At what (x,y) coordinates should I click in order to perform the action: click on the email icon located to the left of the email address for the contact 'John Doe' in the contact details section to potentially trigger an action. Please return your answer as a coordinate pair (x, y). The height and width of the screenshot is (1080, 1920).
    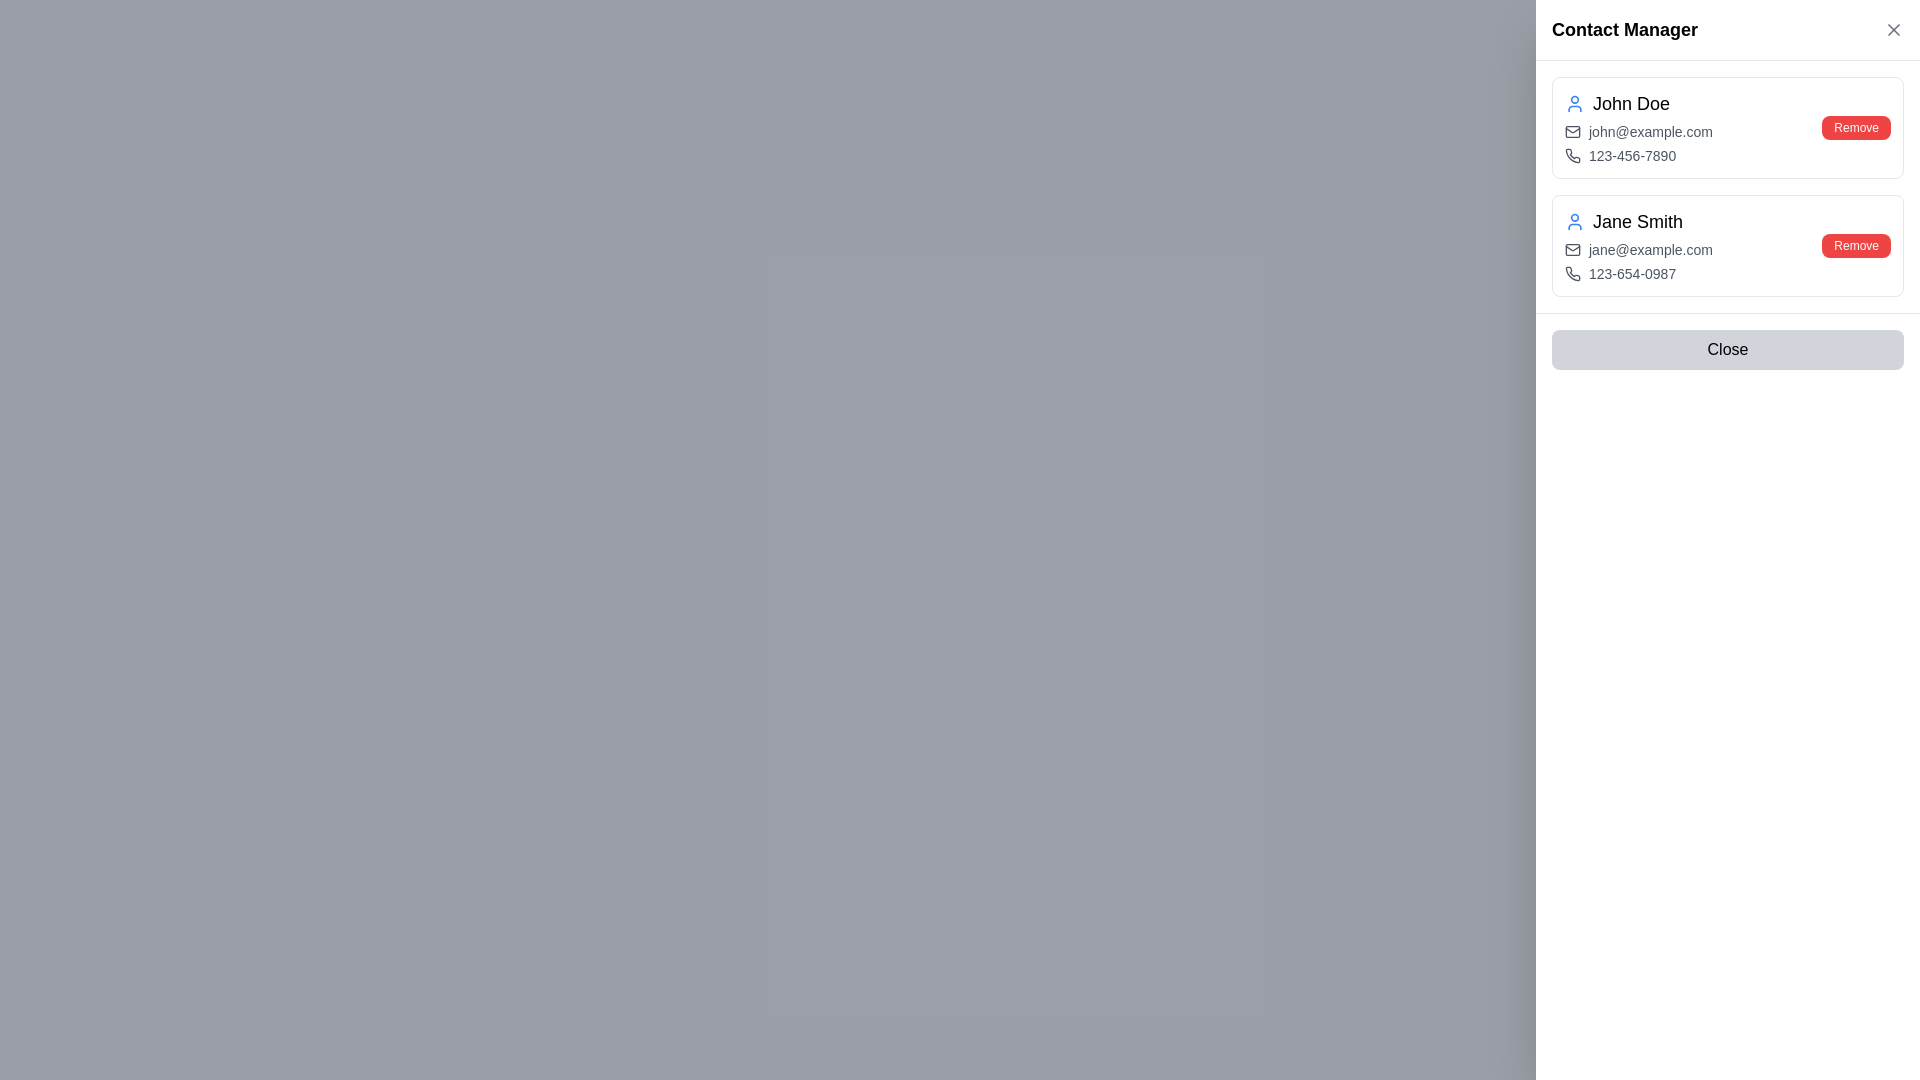
    Looking at the image, I should click on (1572, 131).